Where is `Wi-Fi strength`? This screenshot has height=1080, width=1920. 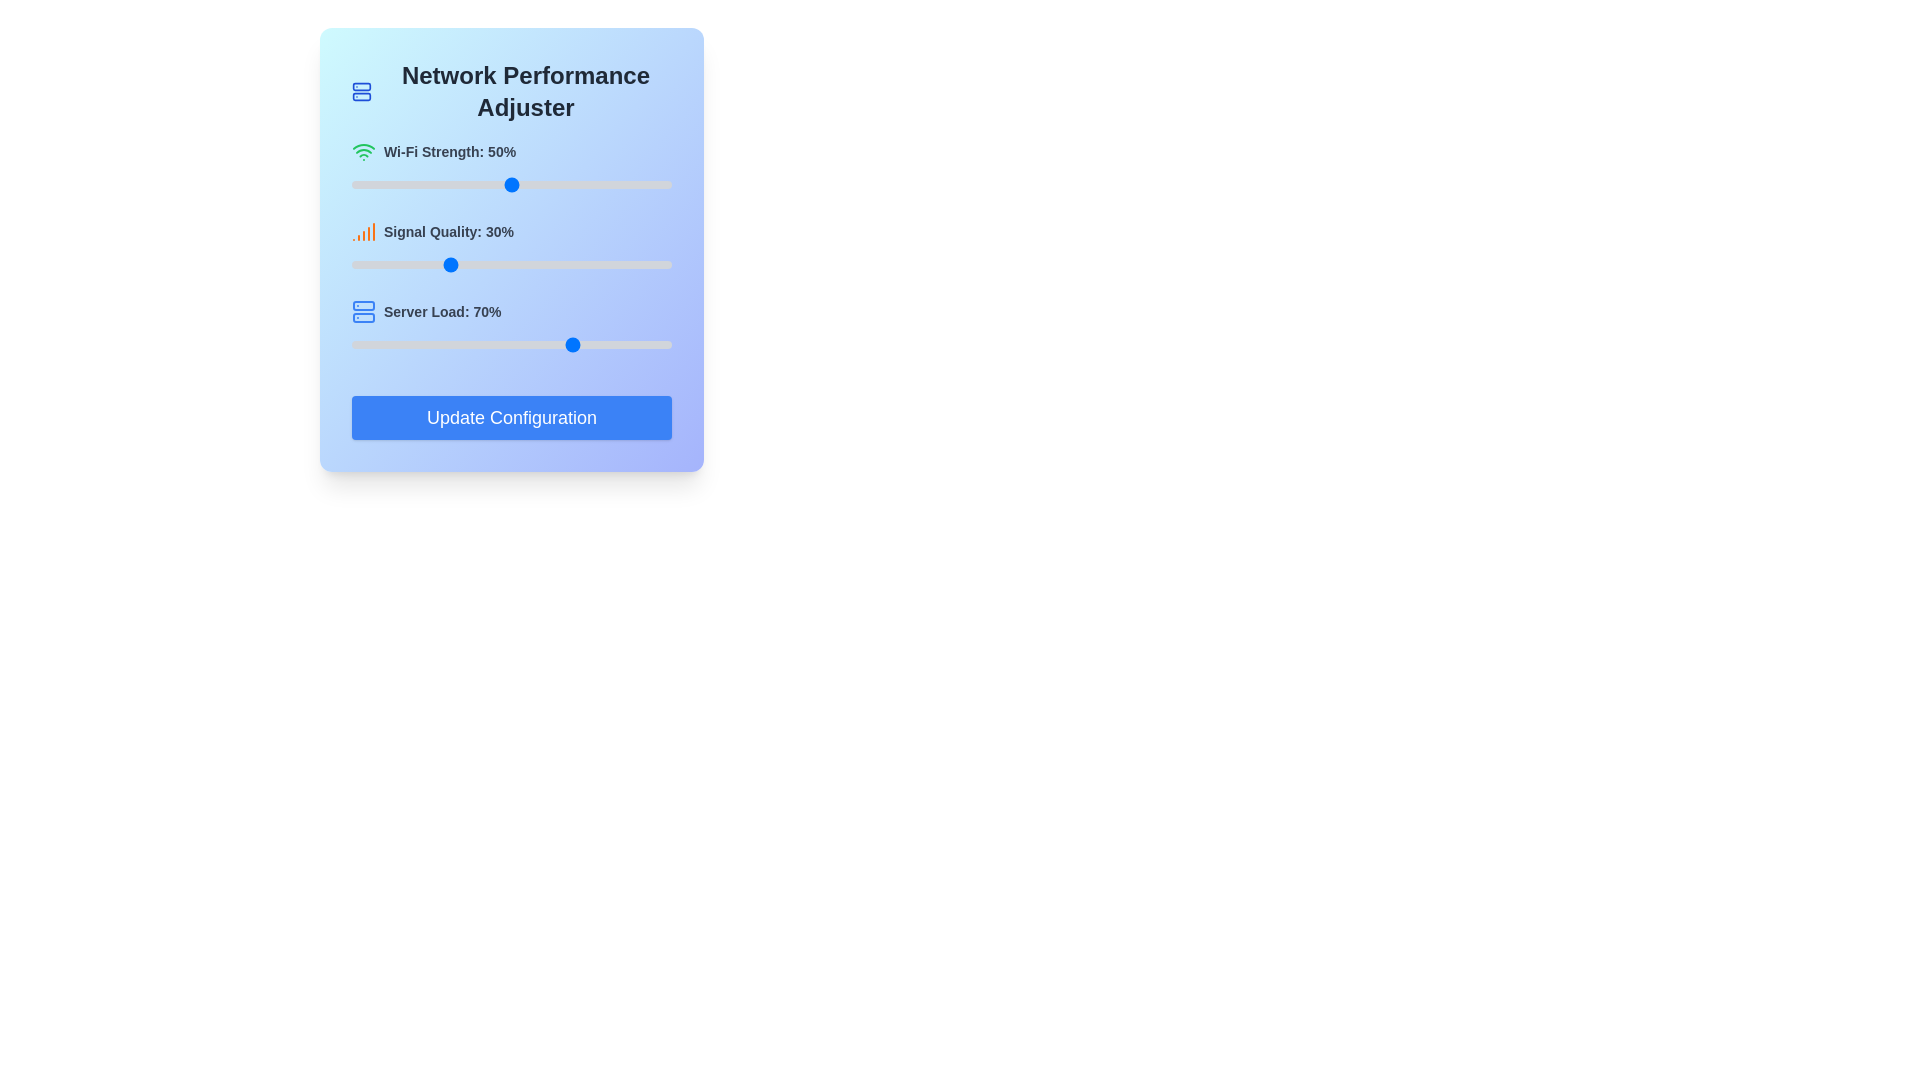
Wi-Fi strength is located at coordinates (560, 185).